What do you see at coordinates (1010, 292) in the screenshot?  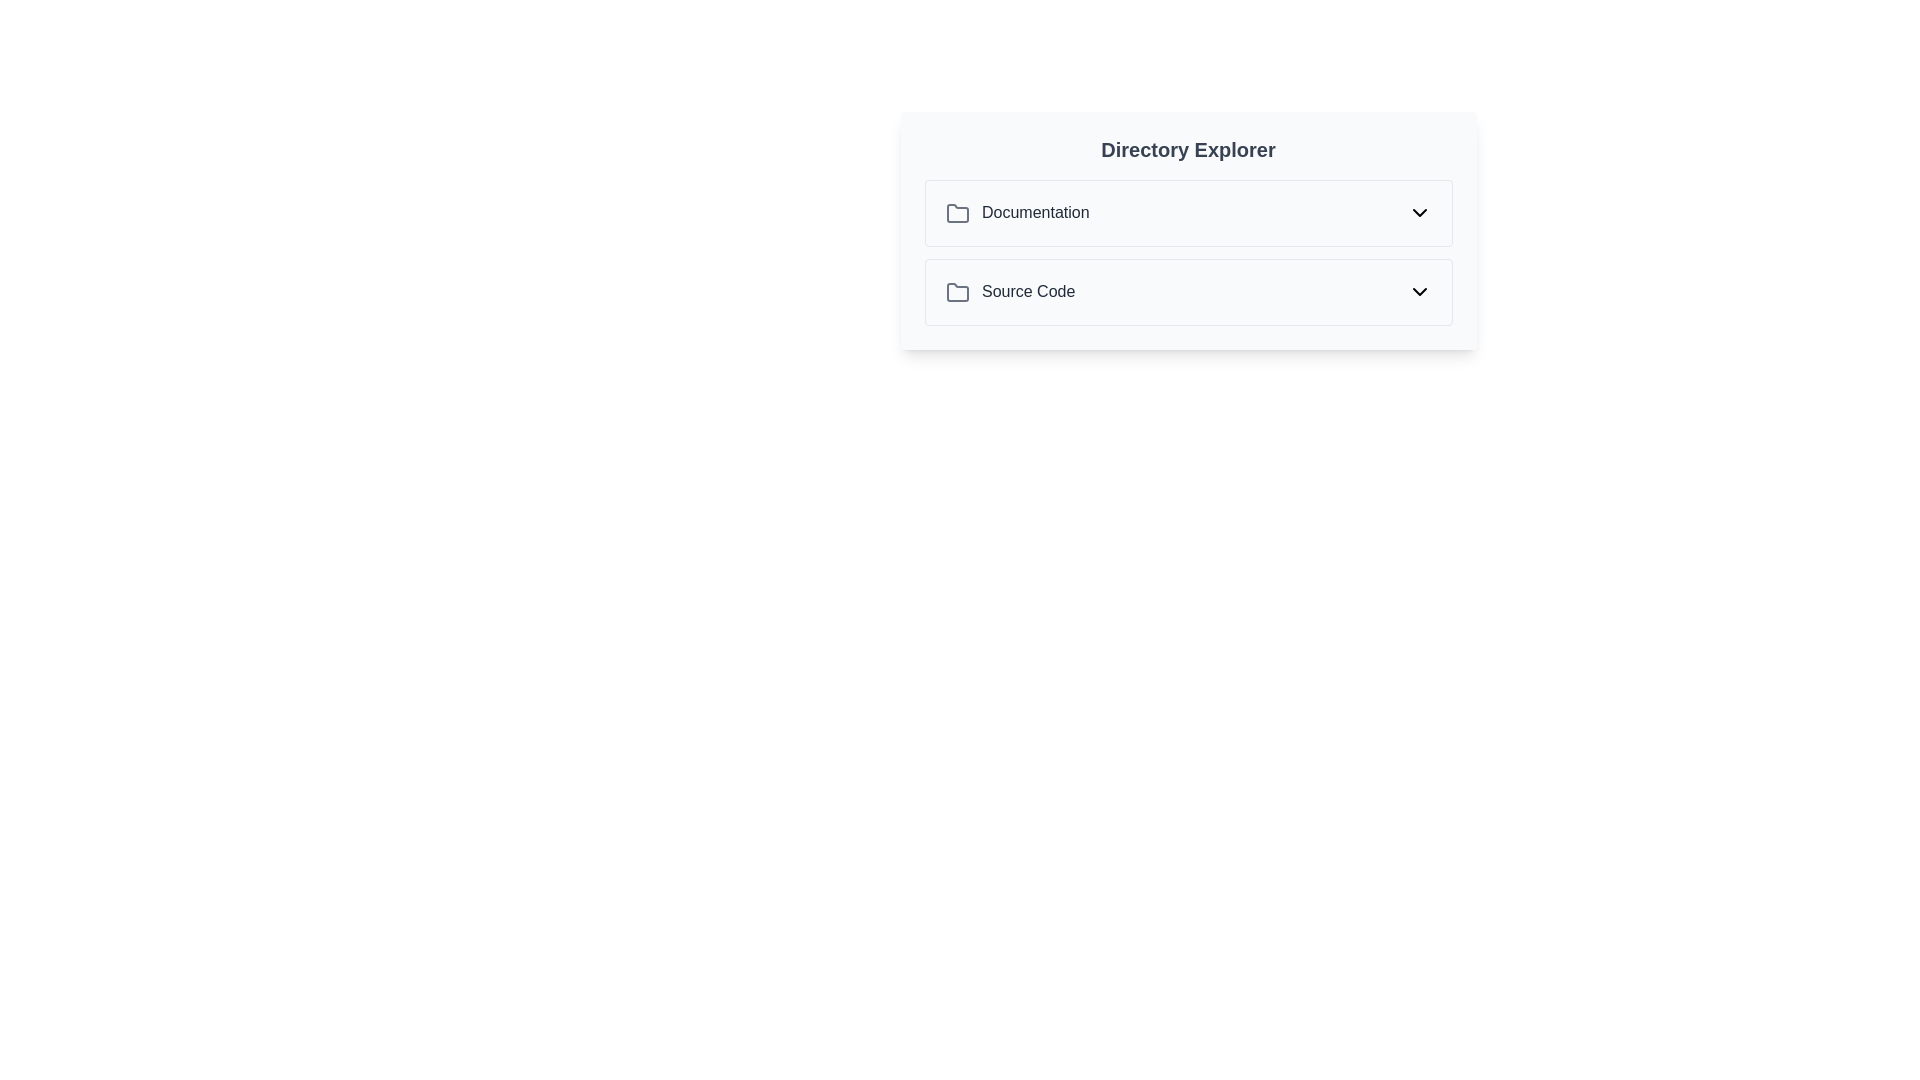 I see `the text label 'Source Code', which is styled in medium-weight gray font and accompanied by a folder icon to its left, located within a directory explorer panel` at bounding box center [1010, 292].